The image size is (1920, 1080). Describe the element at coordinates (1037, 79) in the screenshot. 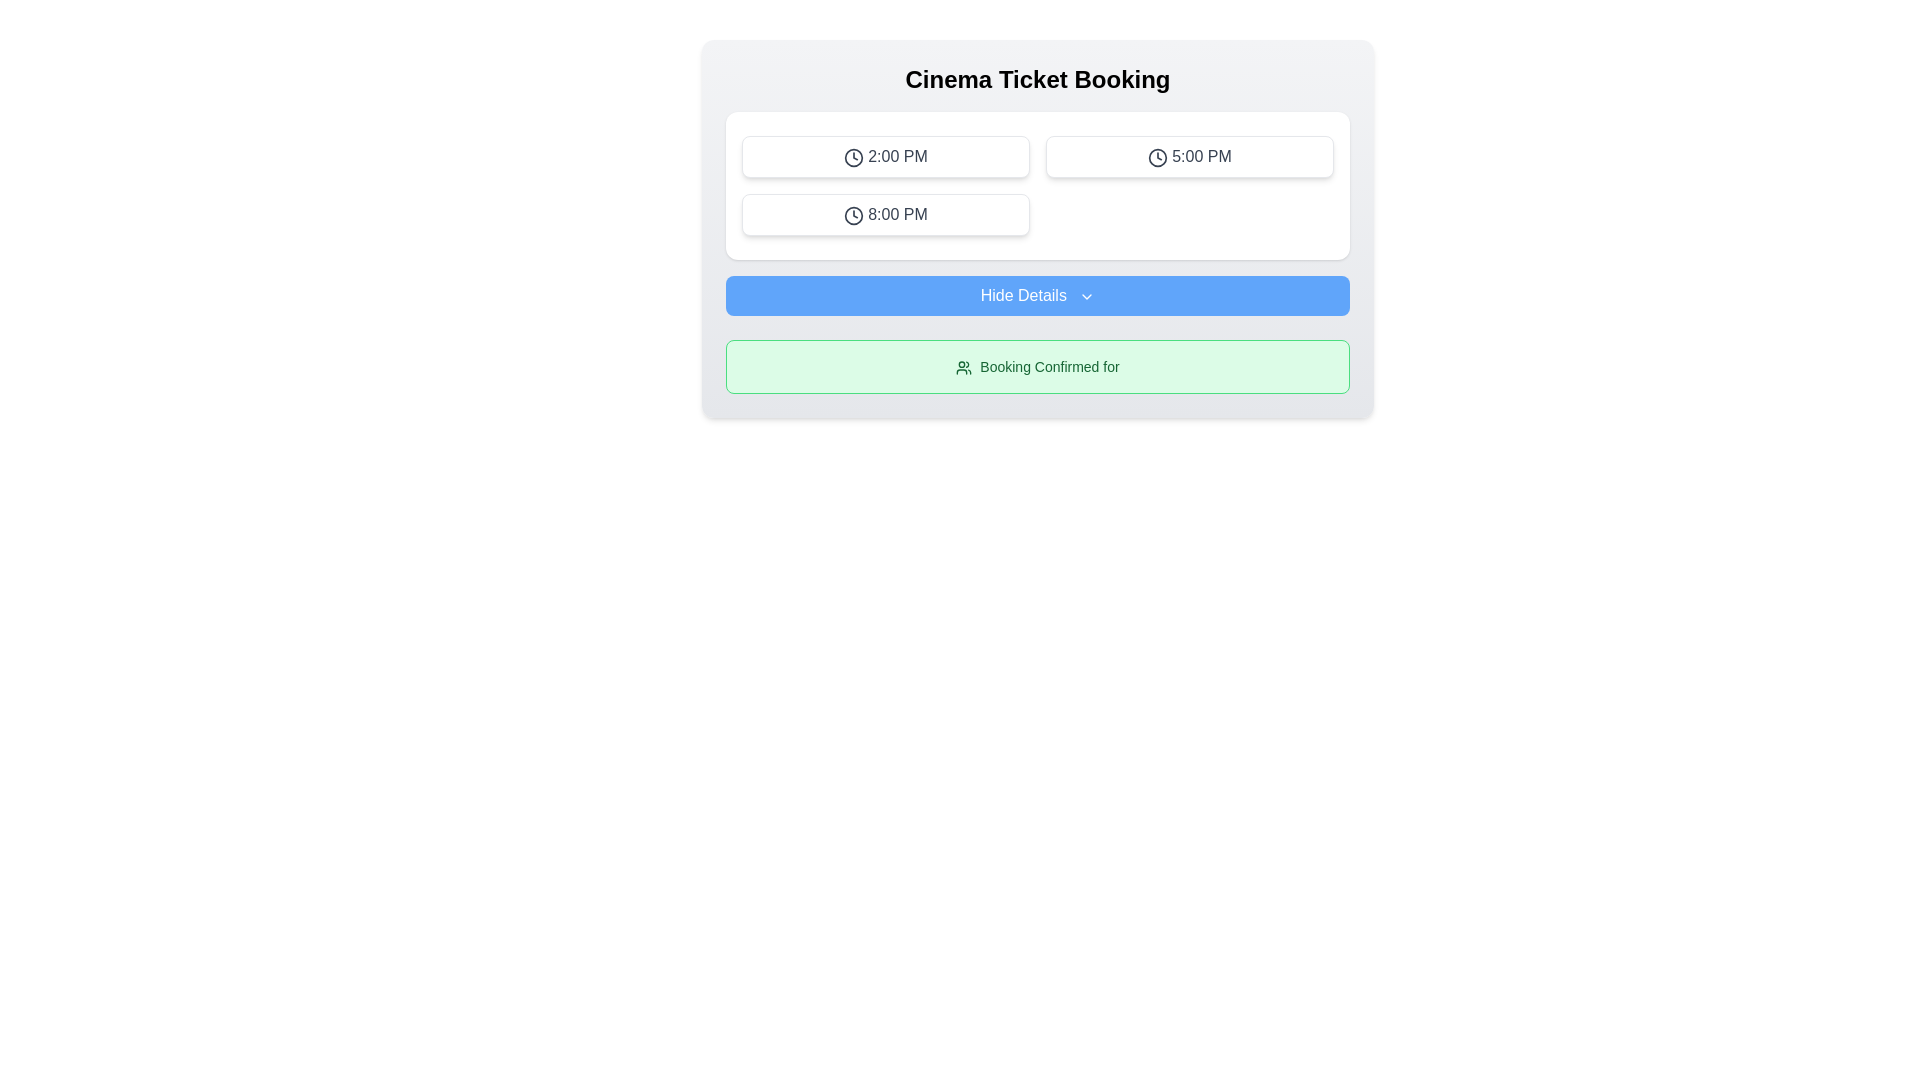

I see `the header text label positioned at the topmost section of the interface, indicating the context for the time selection grid` at that location.